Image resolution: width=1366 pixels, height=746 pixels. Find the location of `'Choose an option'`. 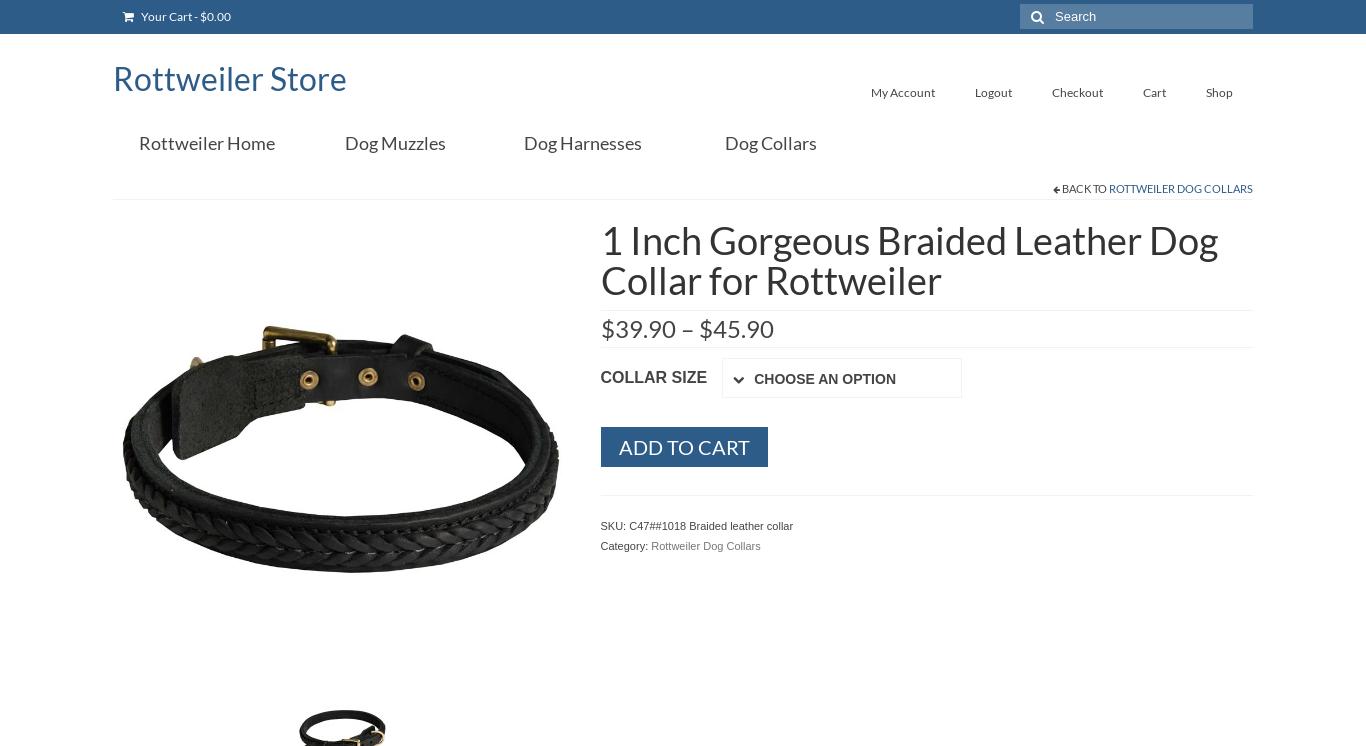

'Choose an option' is located at coordinates (824, 378).